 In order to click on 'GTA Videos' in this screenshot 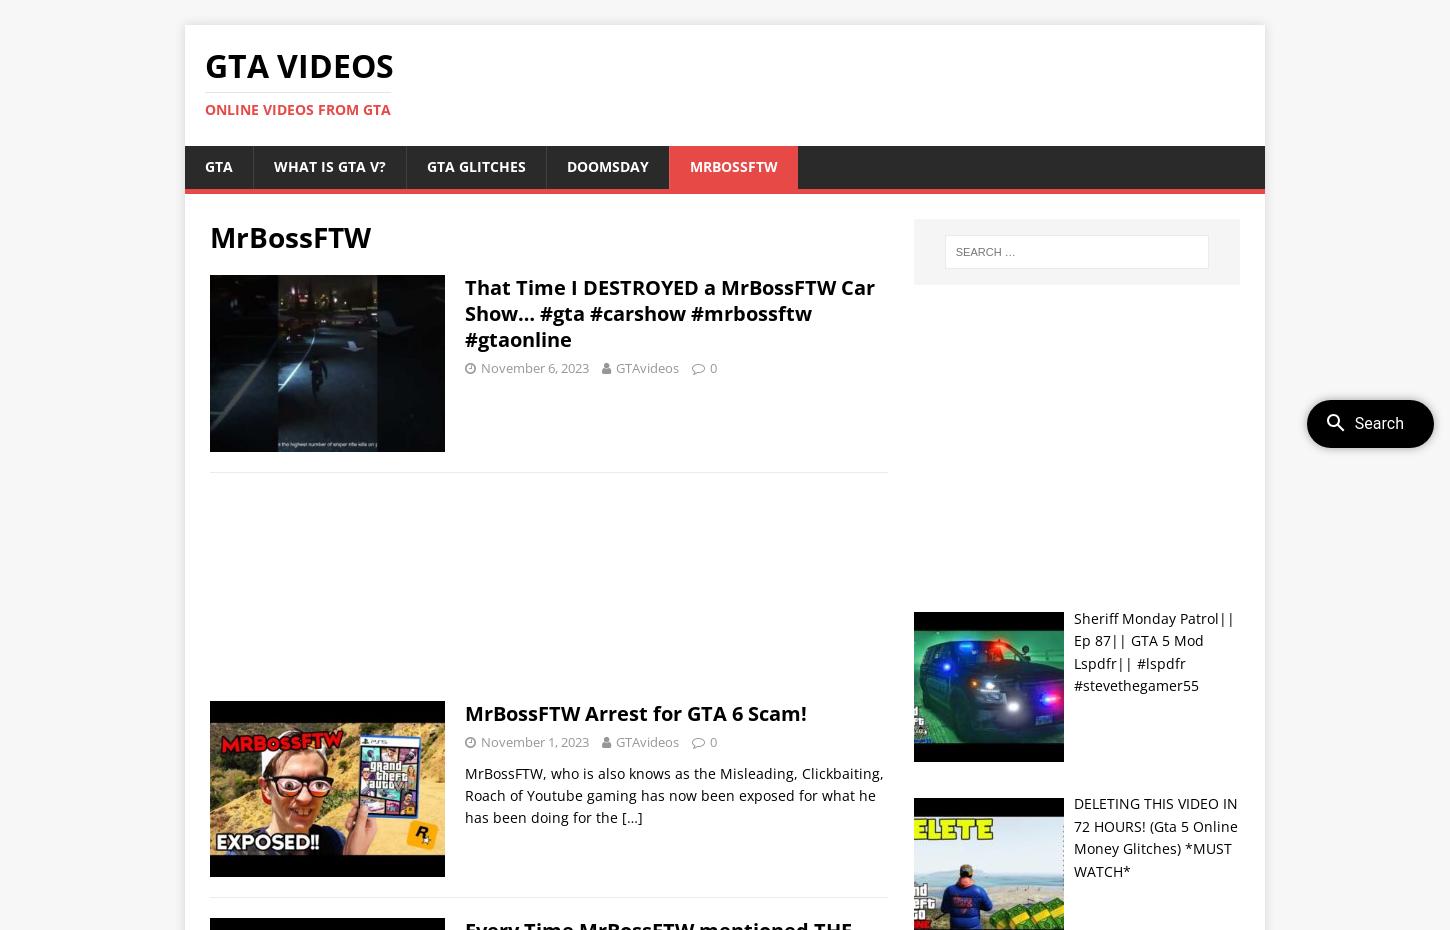, I will do `click(299, 64)`.